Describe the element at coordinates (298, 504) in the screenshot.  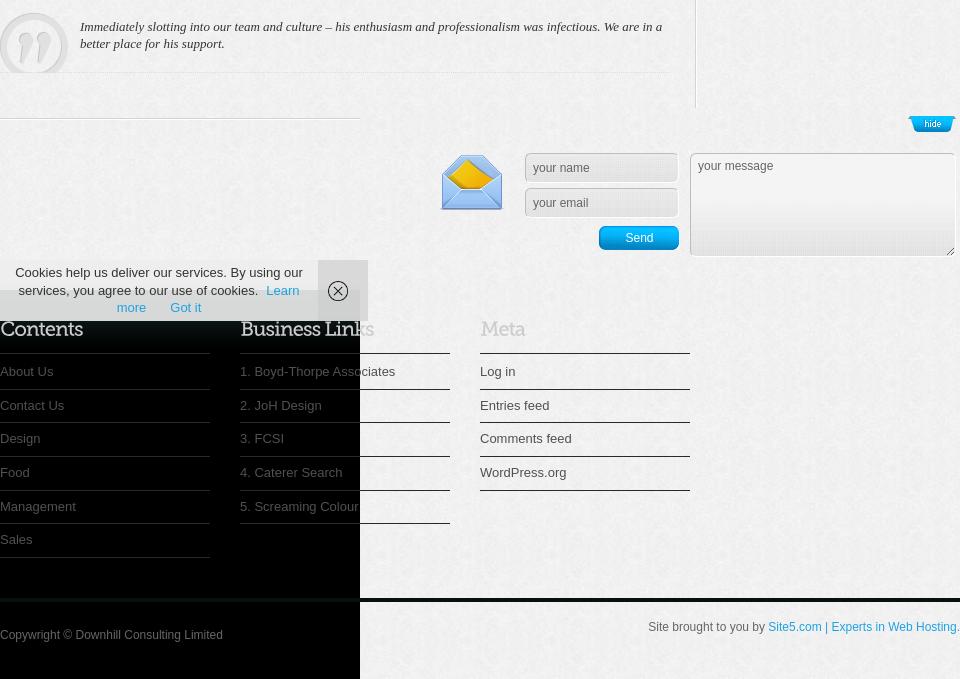
I see `'5. Screaming Colour'` at that location.